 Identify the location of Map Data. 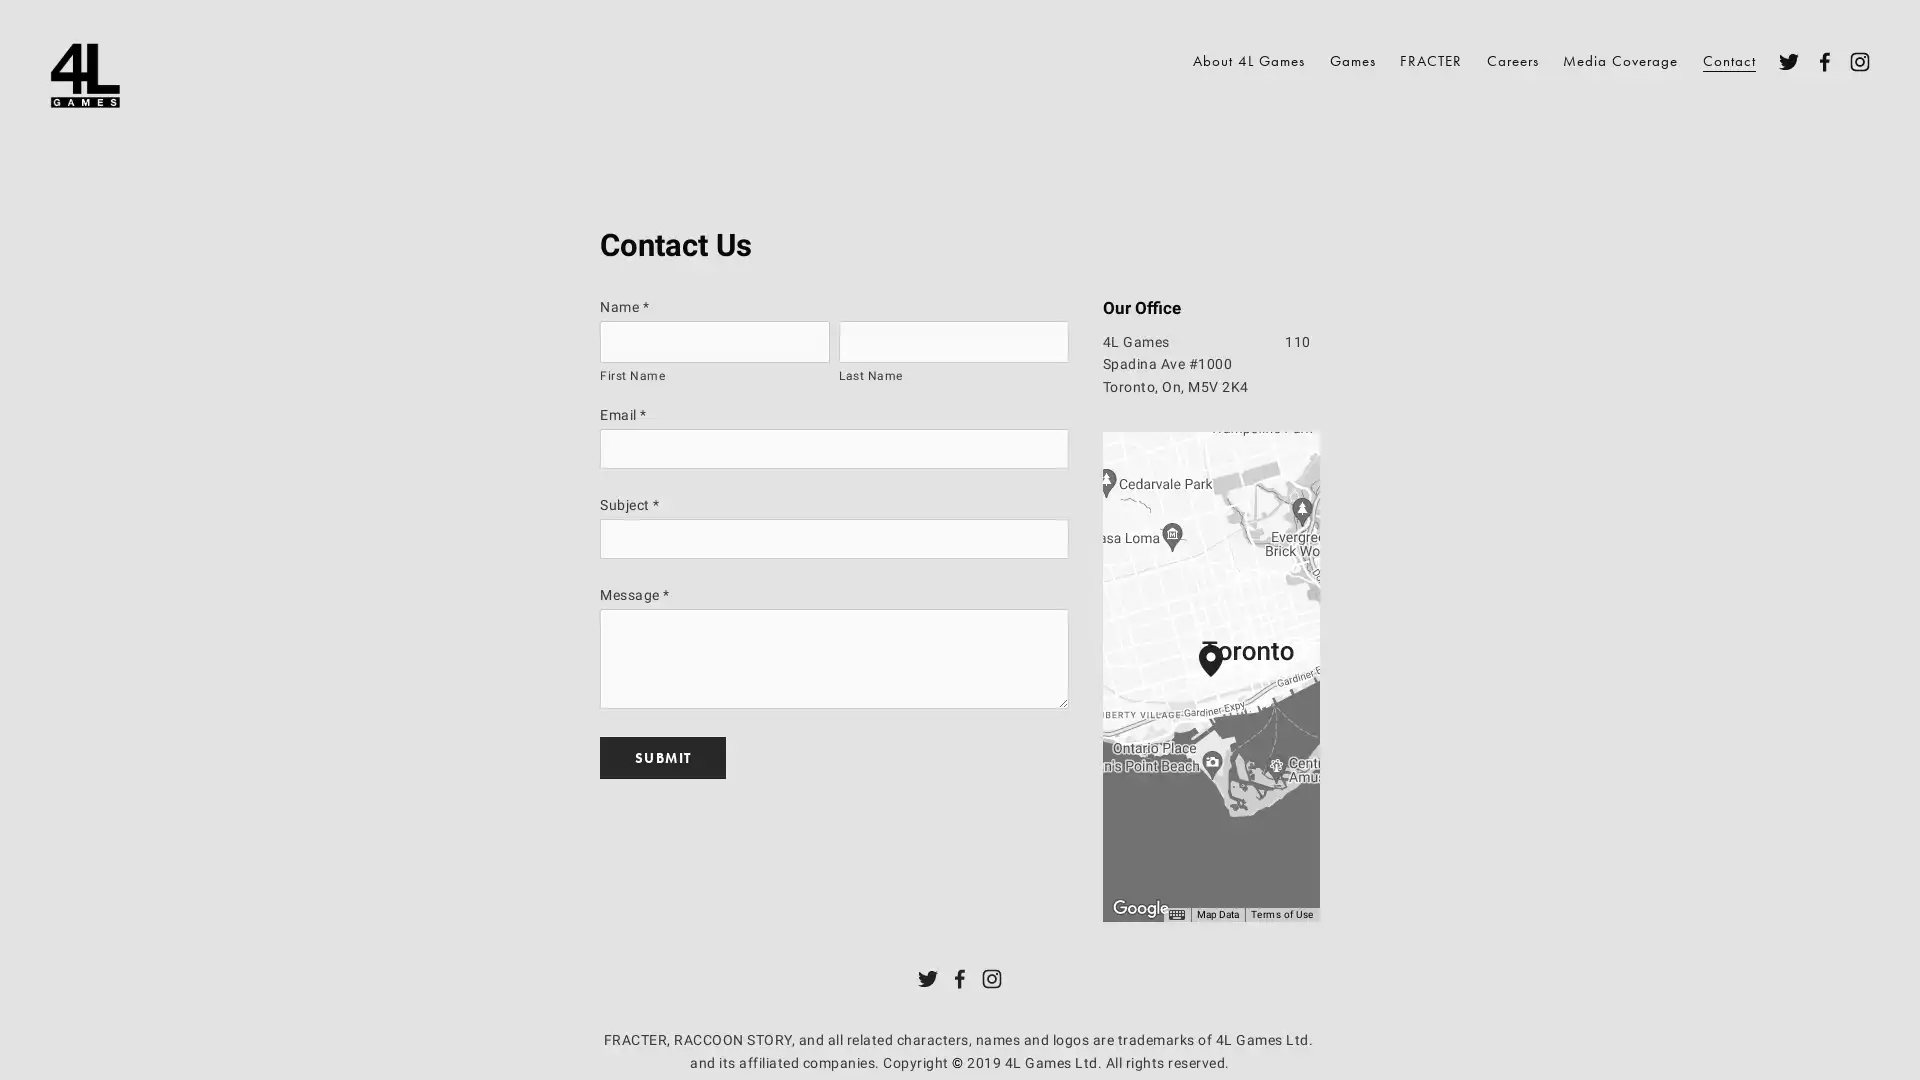
(1216, 914).